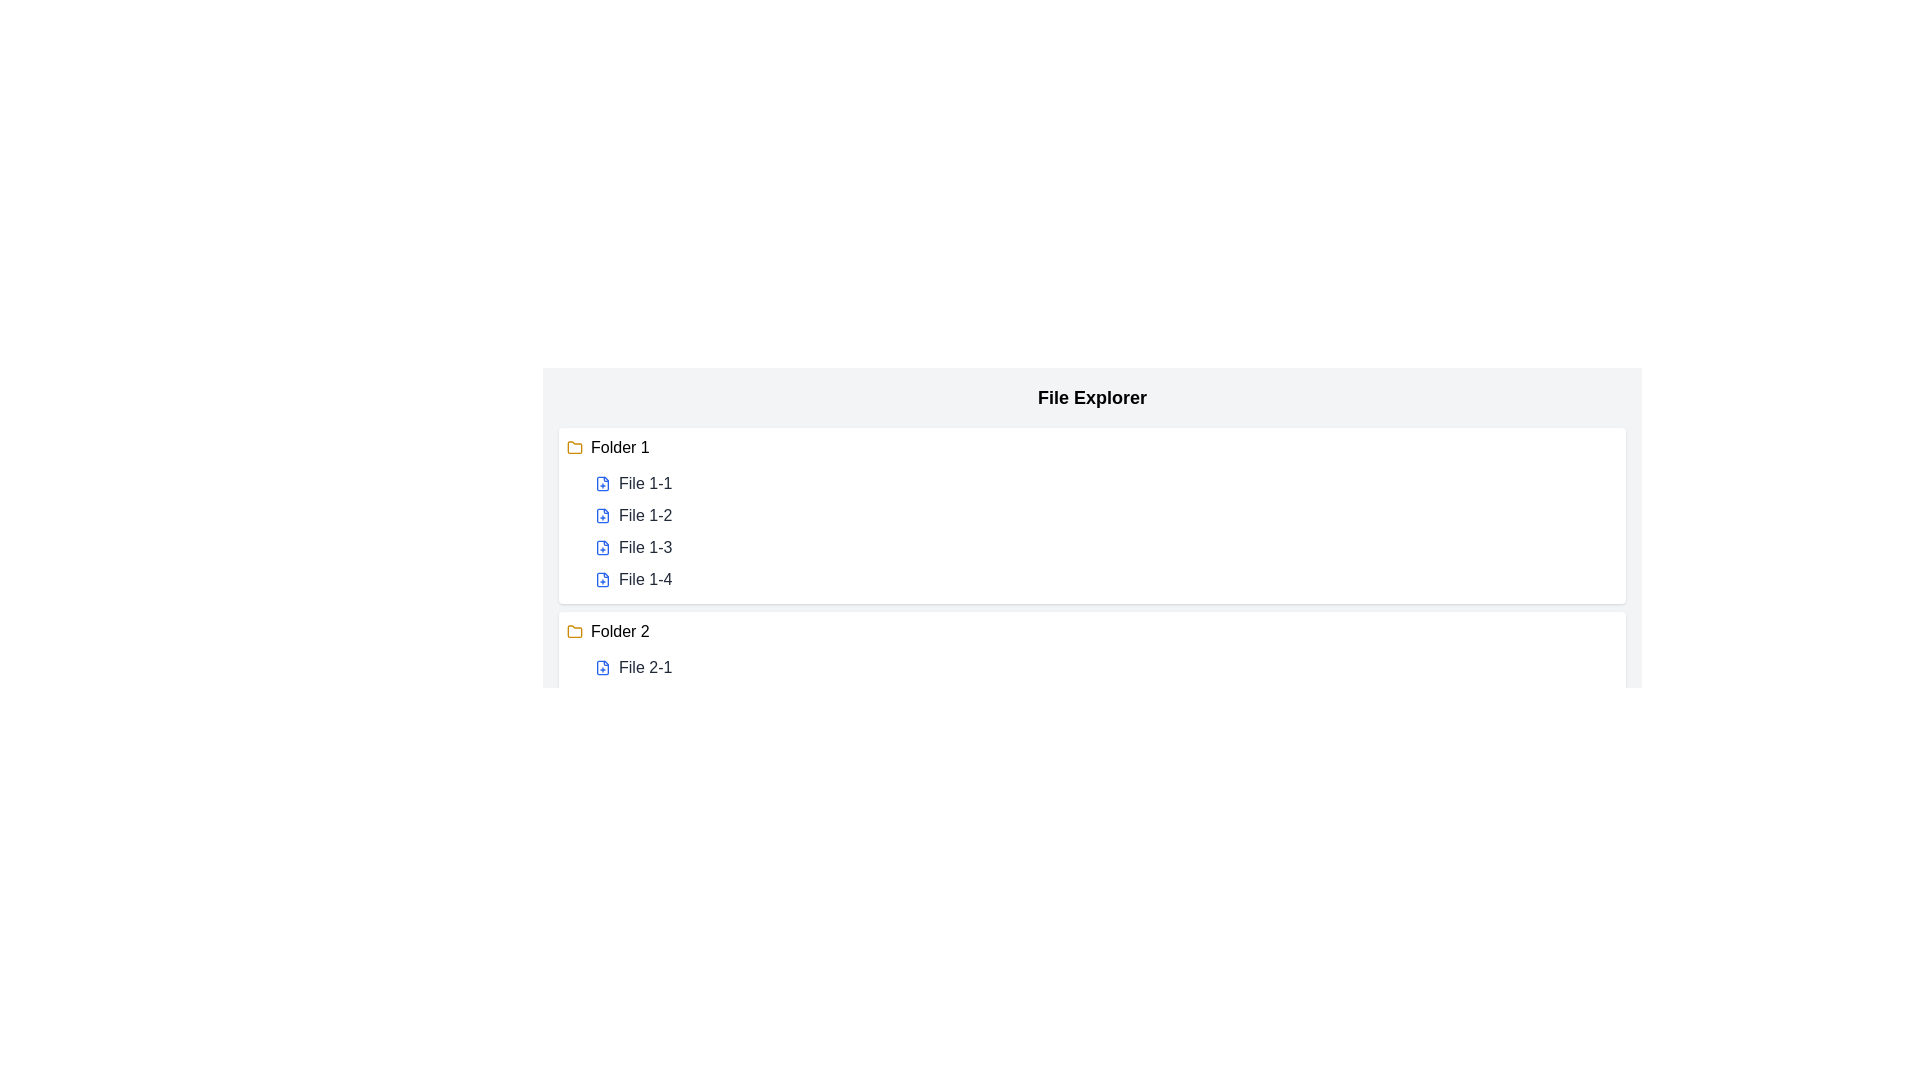 This screenshot has height=1080, width=1920. I want to click on the static text label 'File 1-4' located in the file explorer interface under 'Folder 1', so click(645, 579).